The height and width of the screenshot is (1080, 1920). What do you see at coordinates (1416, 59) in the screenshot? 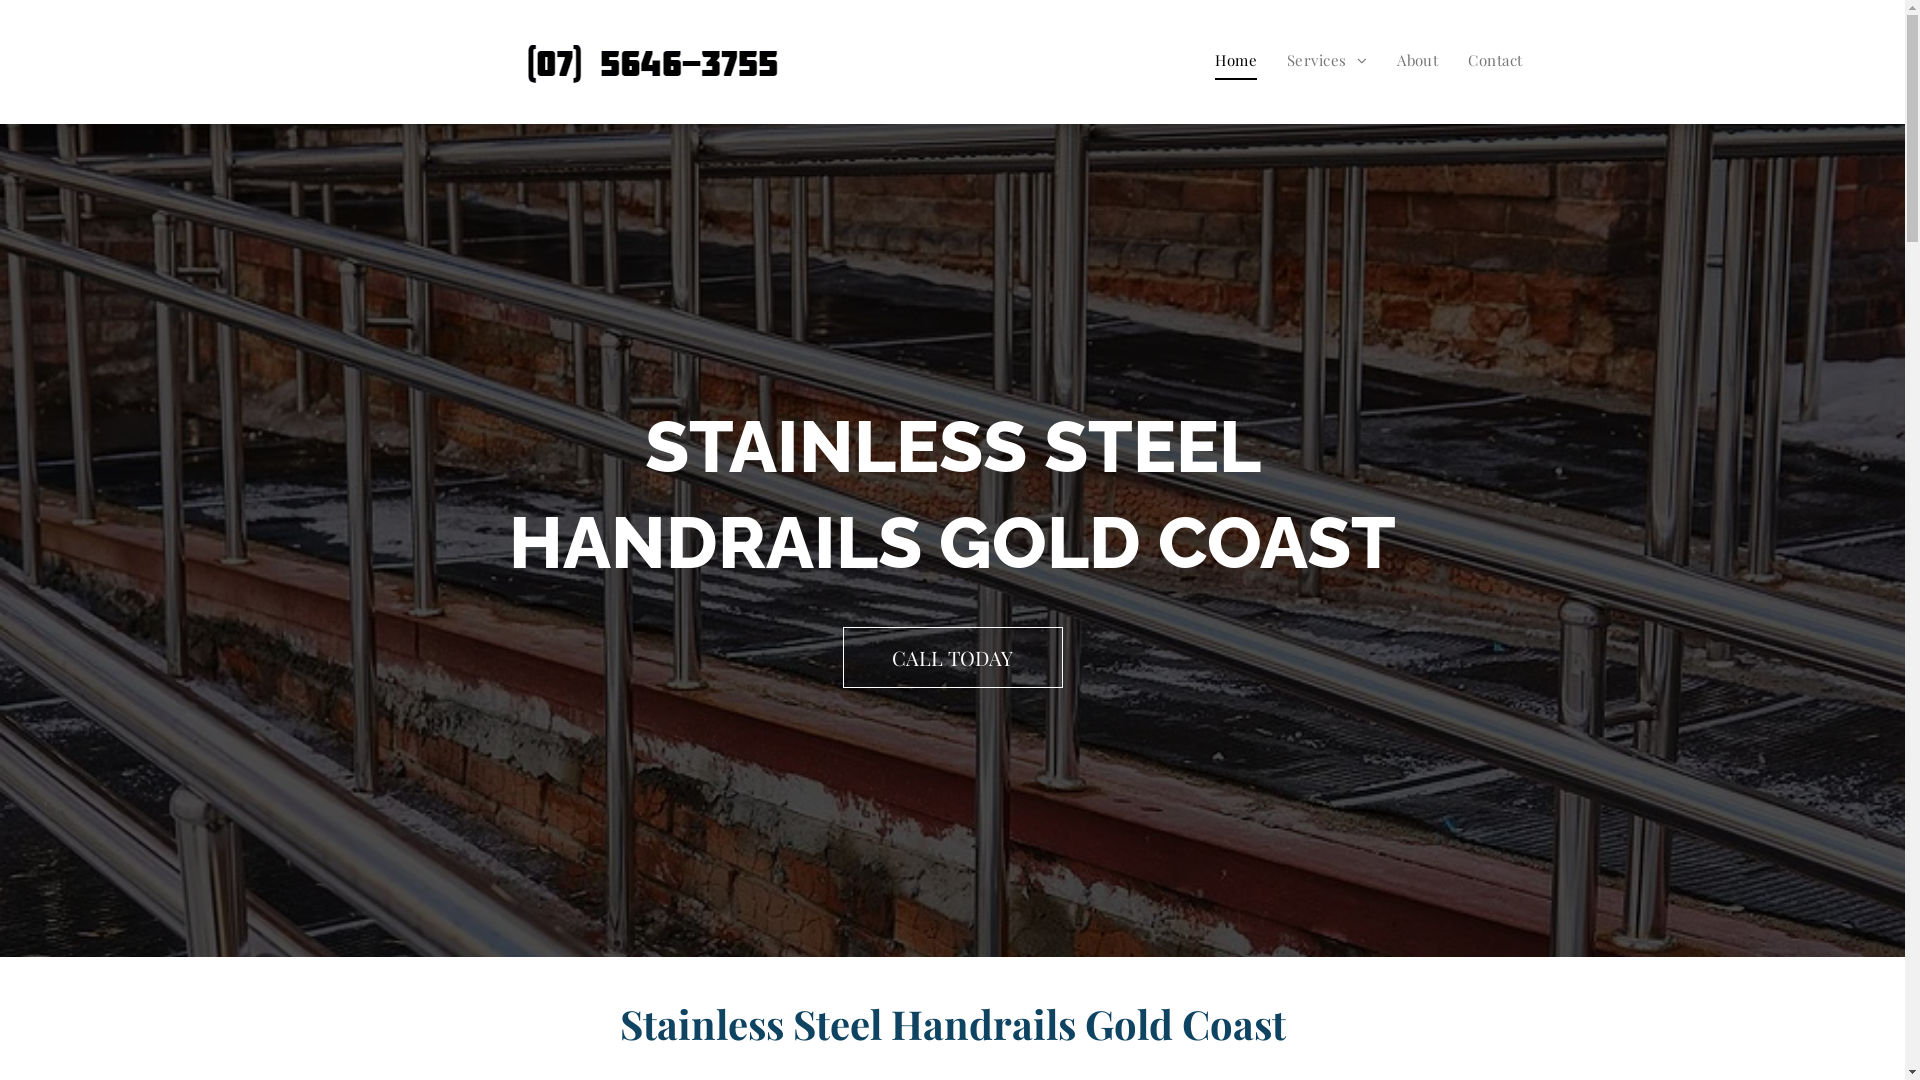
I see `'About'` at bounding box center [1416, 59].